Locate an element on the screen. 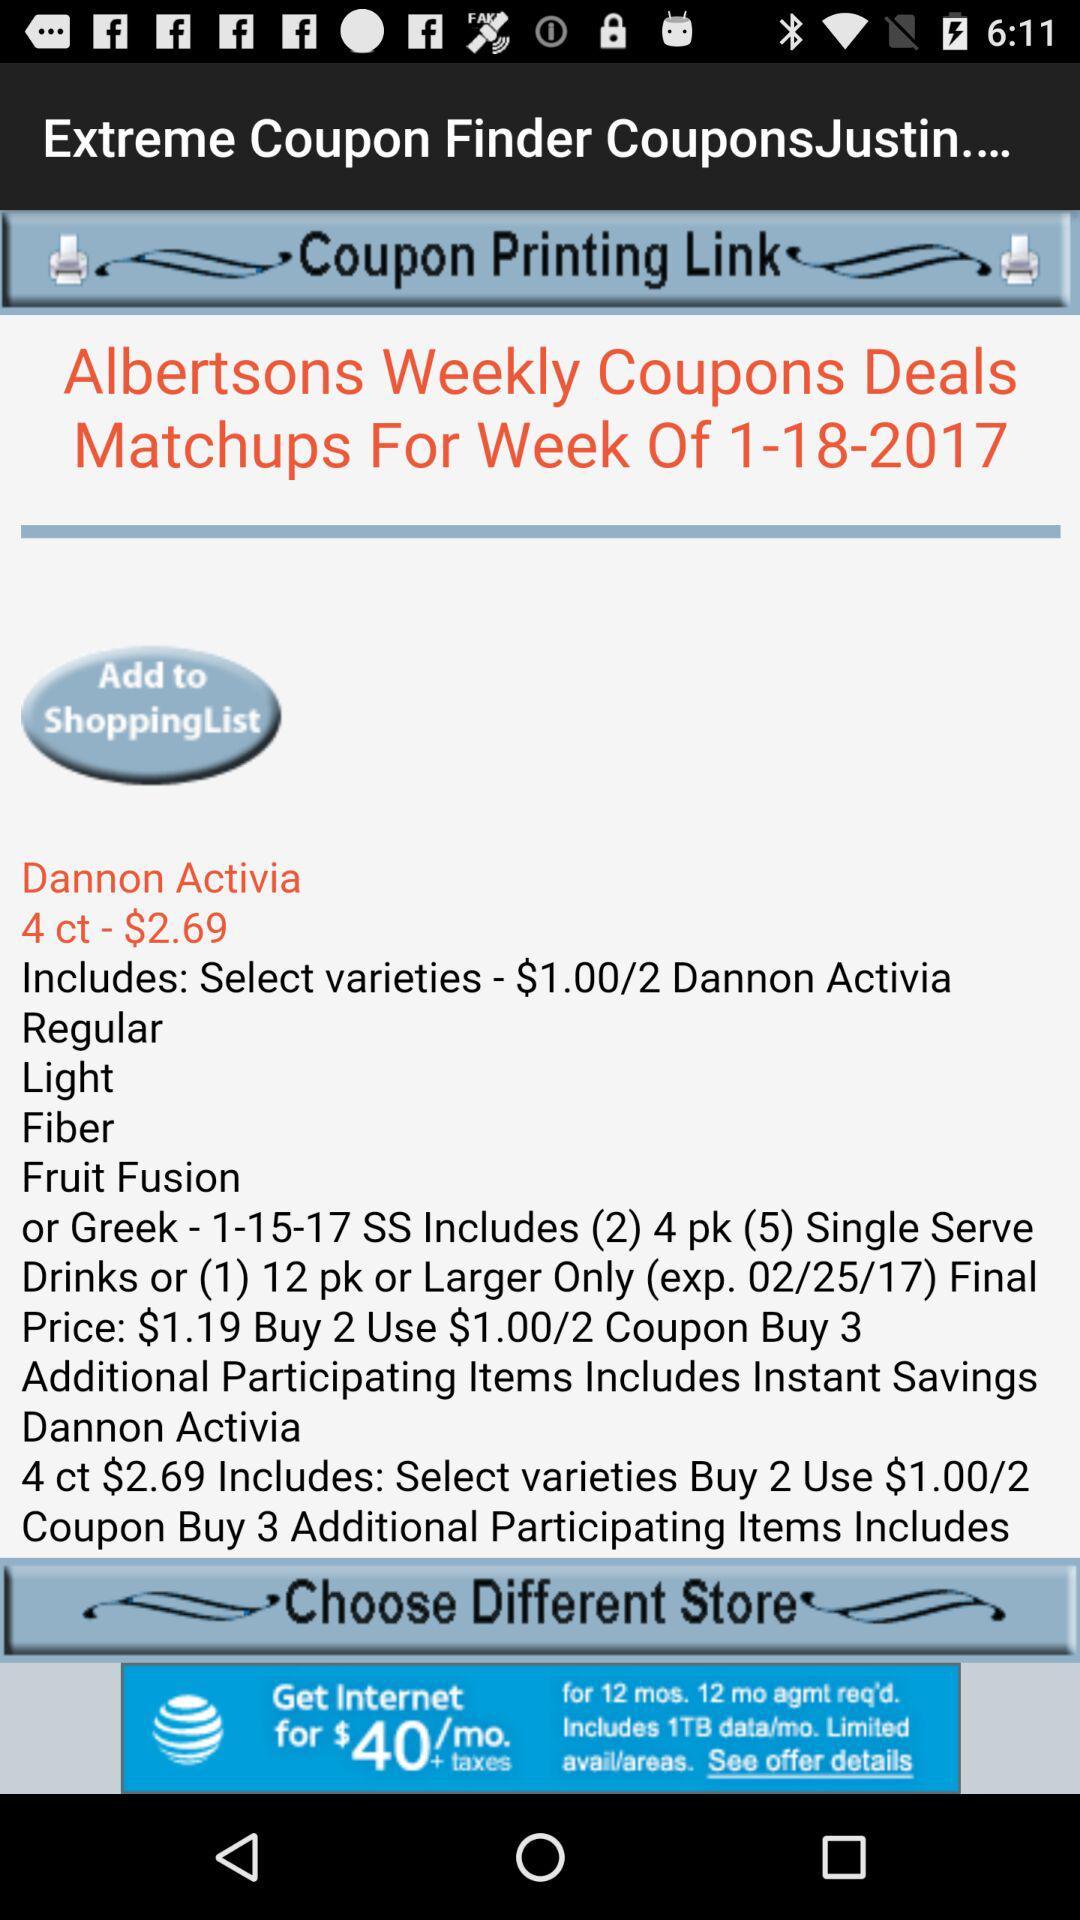 The image size is (1080, 1920). change location is located at coordinates (540, 1610).